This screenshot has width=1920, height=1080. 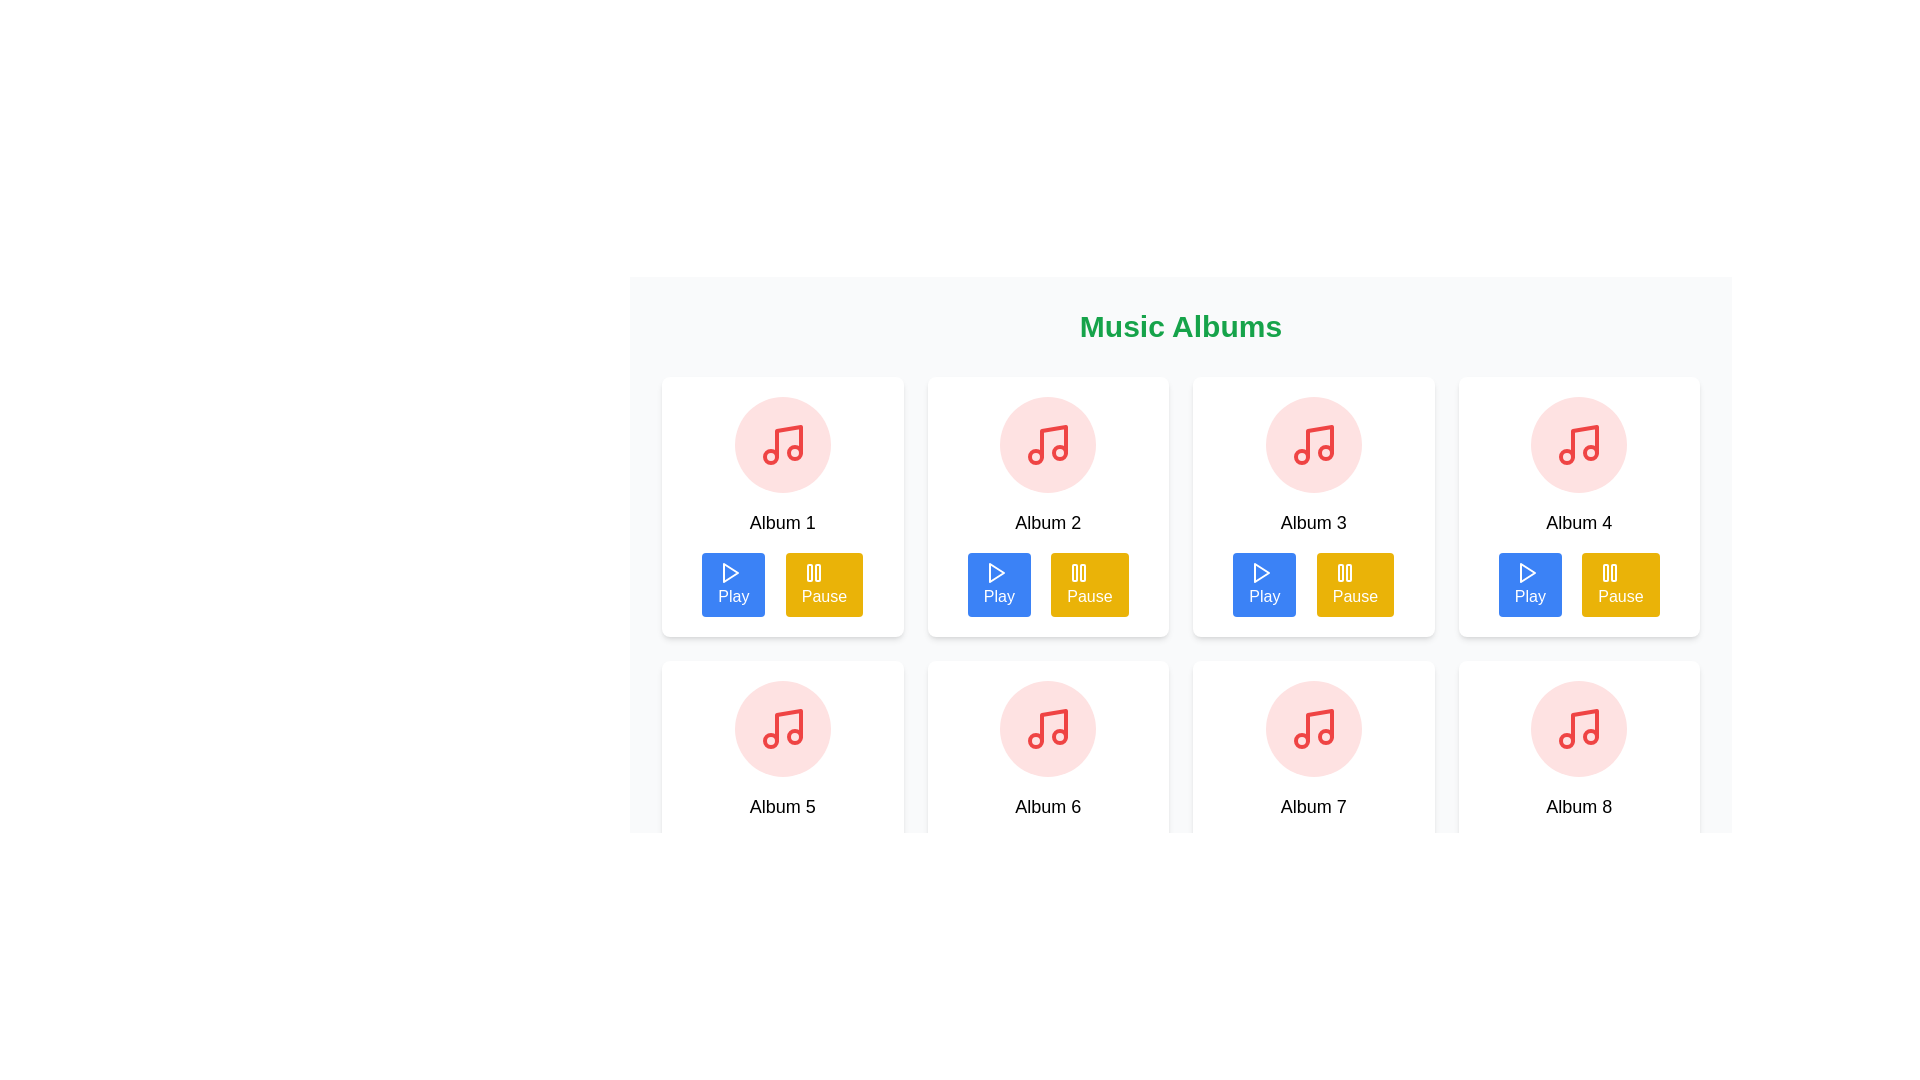 I want to click on the red musical note icon with a circular pink background, which represents an album's visual identifier in the album grid layout, so click(x=1047, y=443).